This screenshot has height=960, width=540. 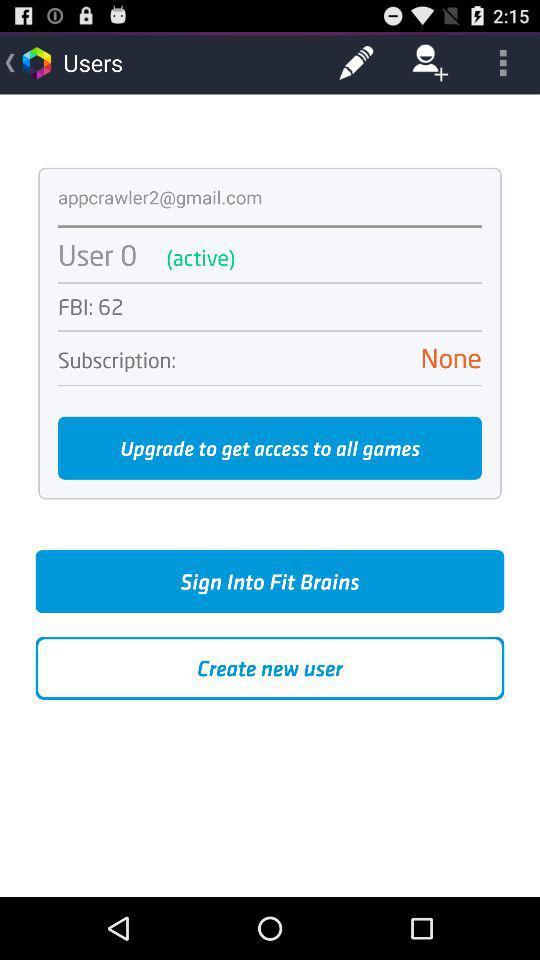 I want to click on the item to the right of users icon, so click(x=355, y=62).